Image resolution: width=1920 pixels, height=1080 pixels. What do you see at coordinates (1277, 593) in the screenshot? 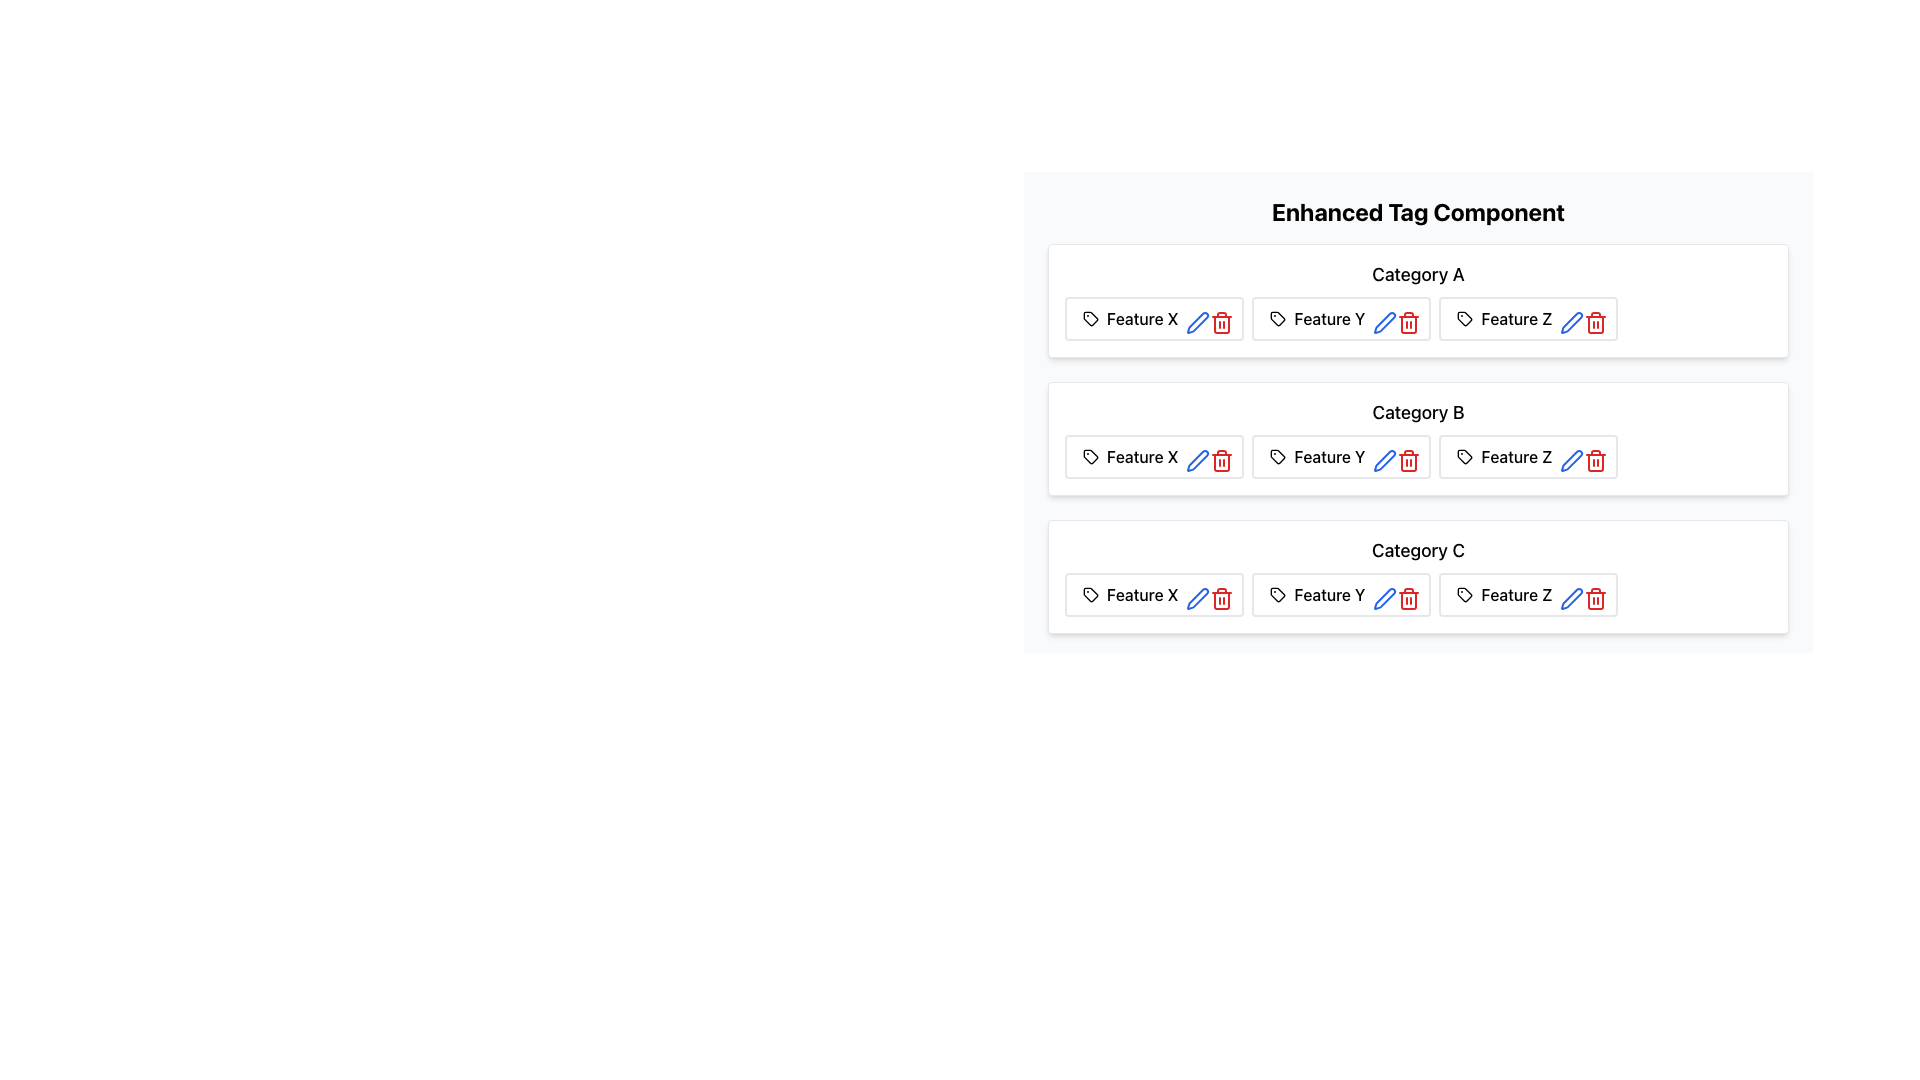
I see `the visual representation of the tag icon located under 'Category C' for the 'Feature Y' feature, which is the leftmost icon in the three-feature layout` at bounding box center [1277, 593].